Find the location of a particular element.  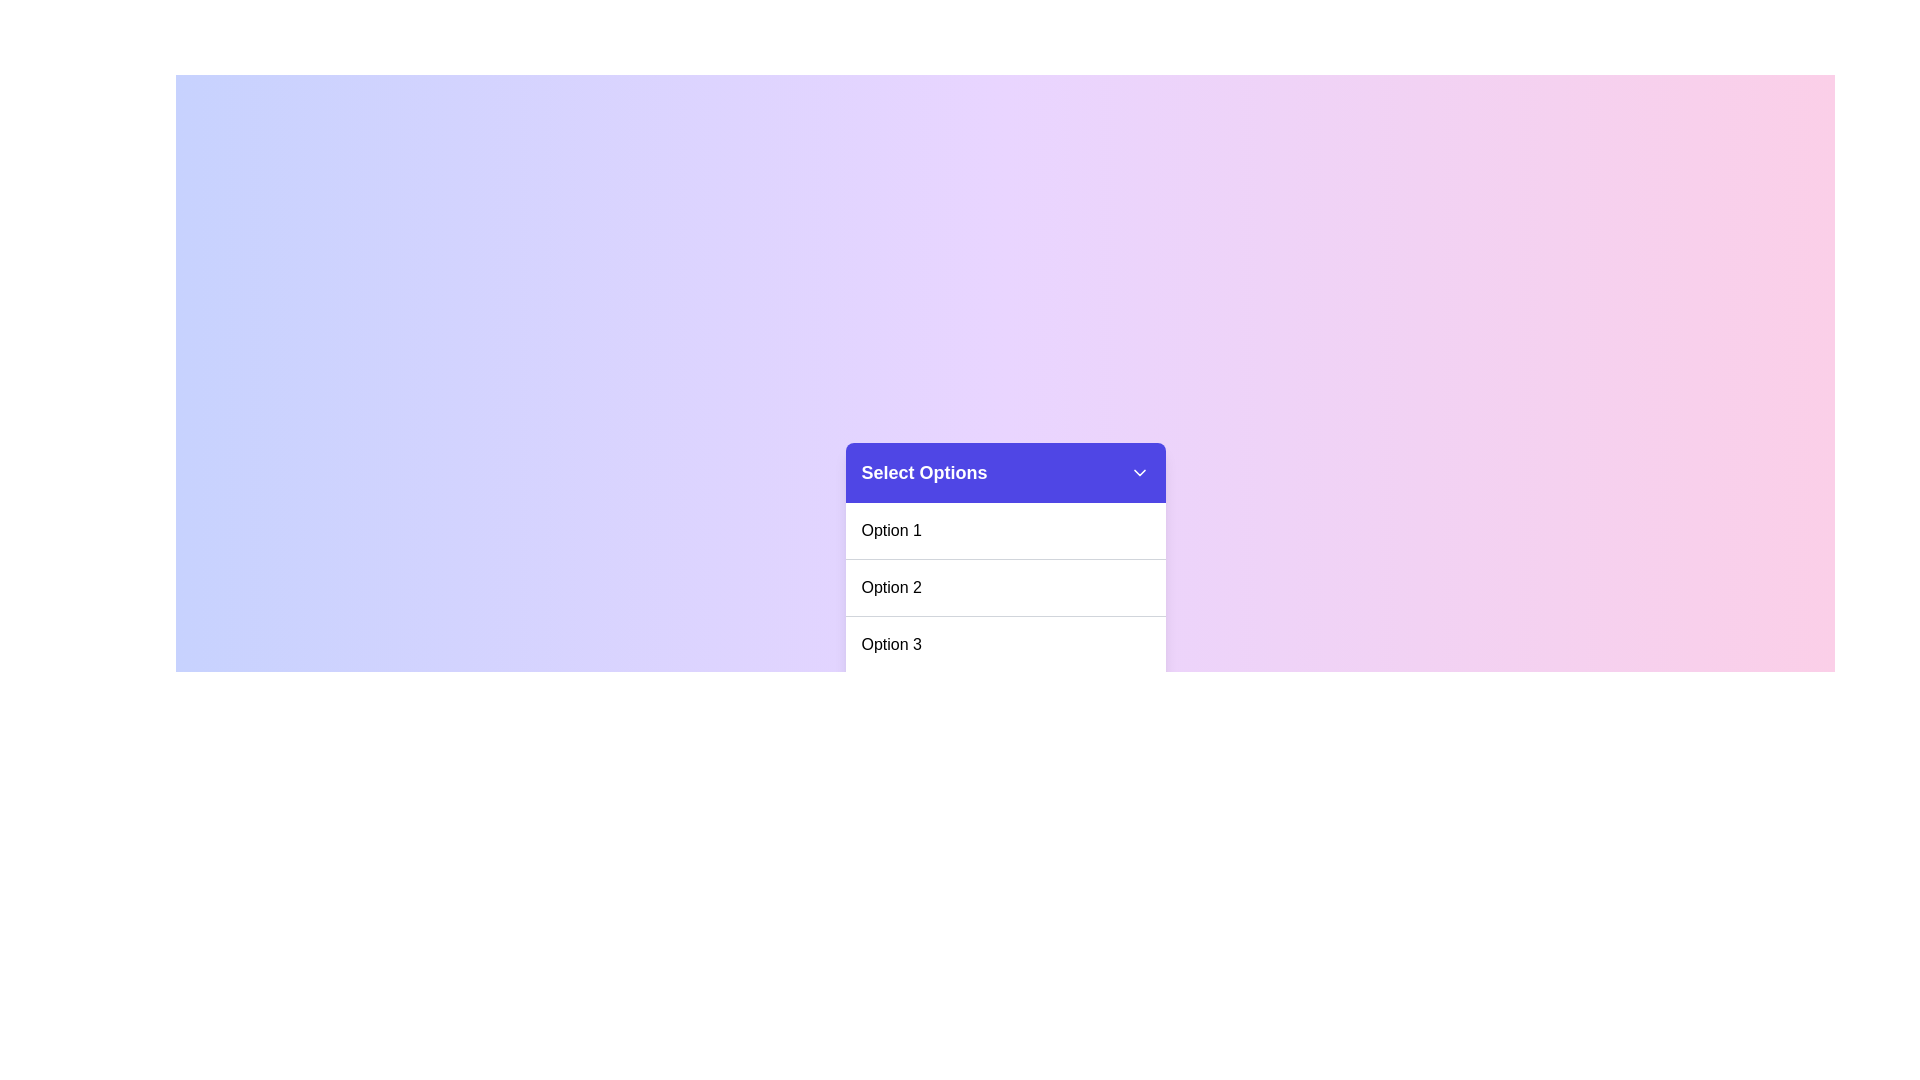

the 'Select Options' text label, which is a bold white text on a blue rounded rectangle located in the header of the dropdown menu is located at coordinates (923, 473).